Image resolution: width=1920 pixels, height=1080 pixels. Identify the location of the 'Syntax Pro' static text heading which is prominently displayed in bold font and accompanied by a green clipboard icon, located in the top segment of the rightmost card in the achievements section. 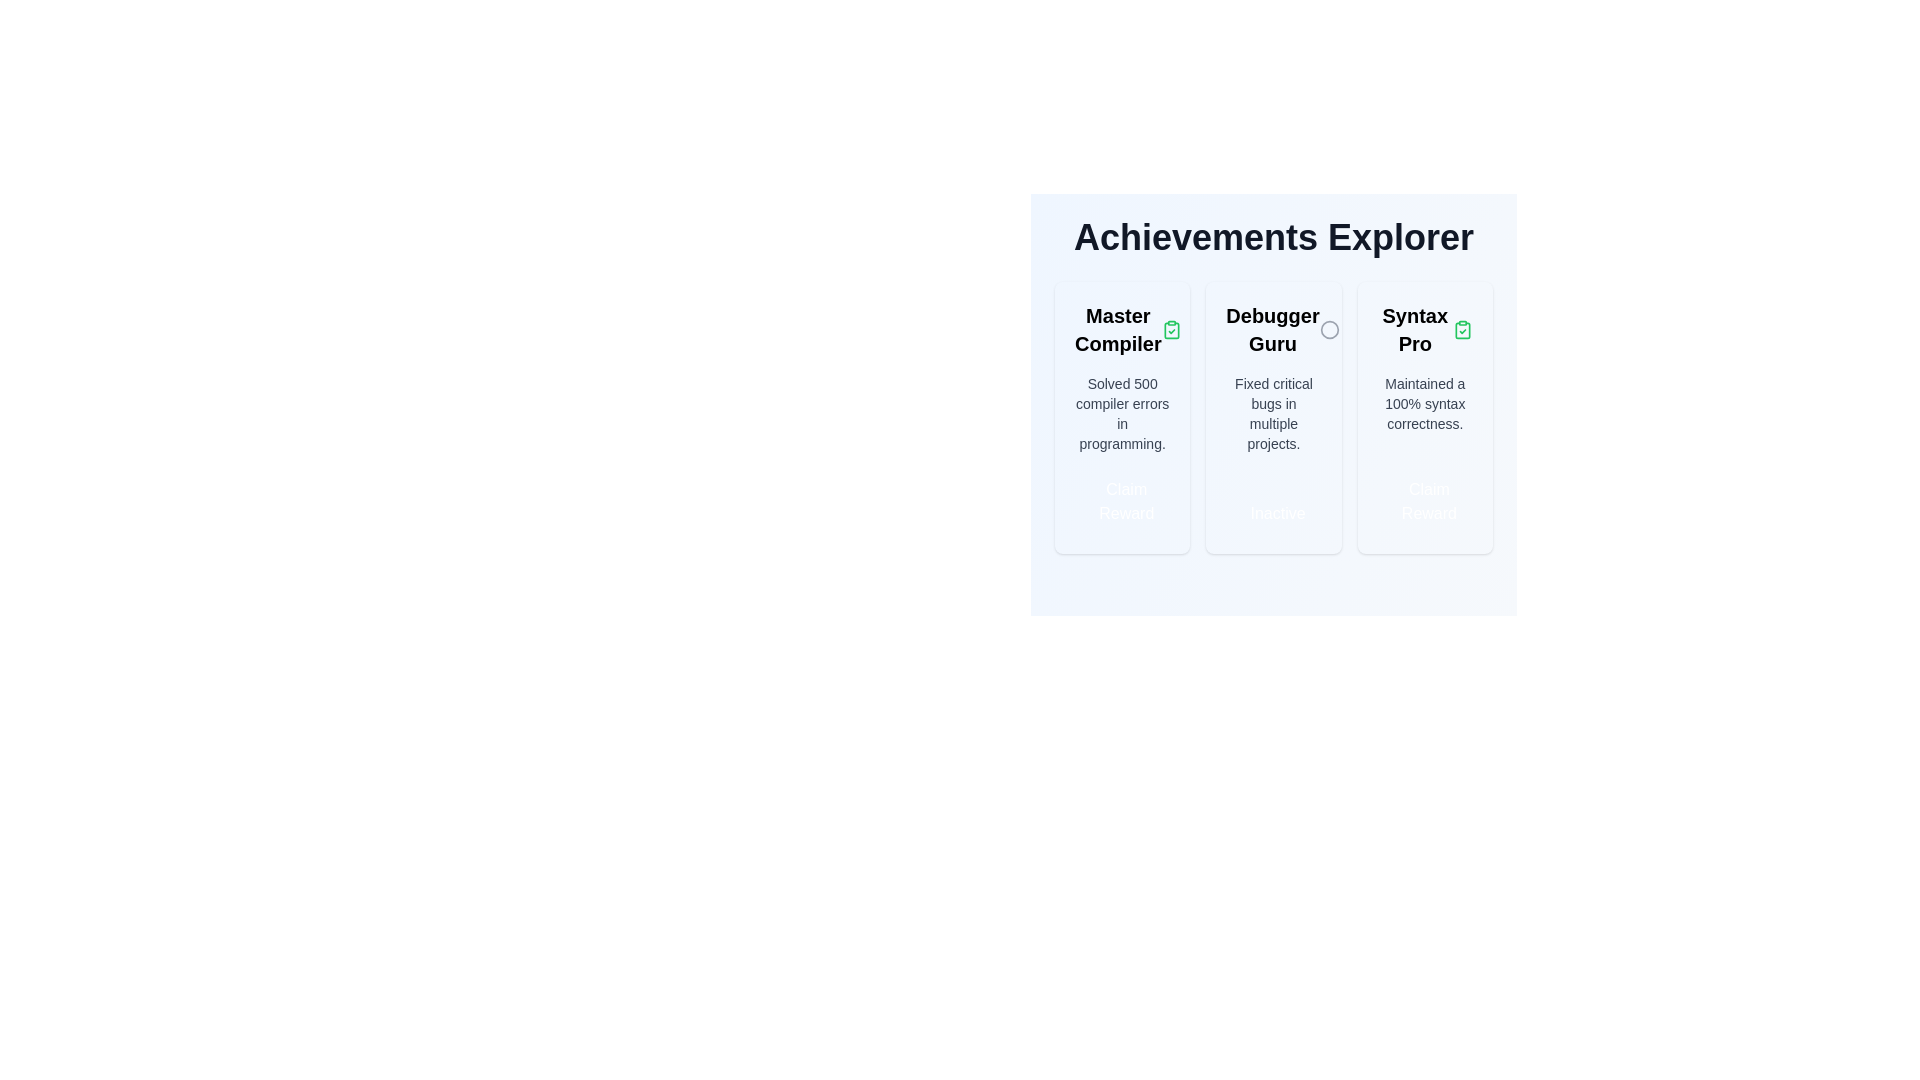
(1424, 329).